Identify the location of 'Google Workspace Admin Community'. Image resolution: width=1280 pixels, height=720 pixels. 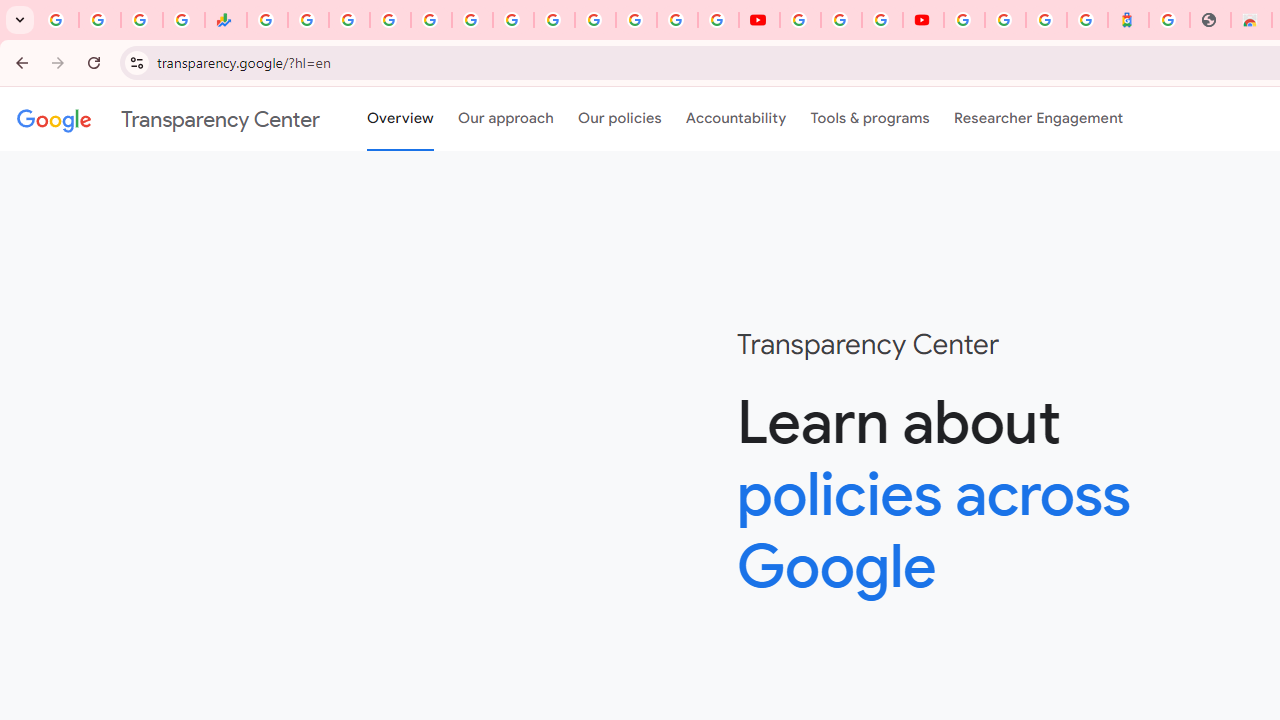
(58, 20).